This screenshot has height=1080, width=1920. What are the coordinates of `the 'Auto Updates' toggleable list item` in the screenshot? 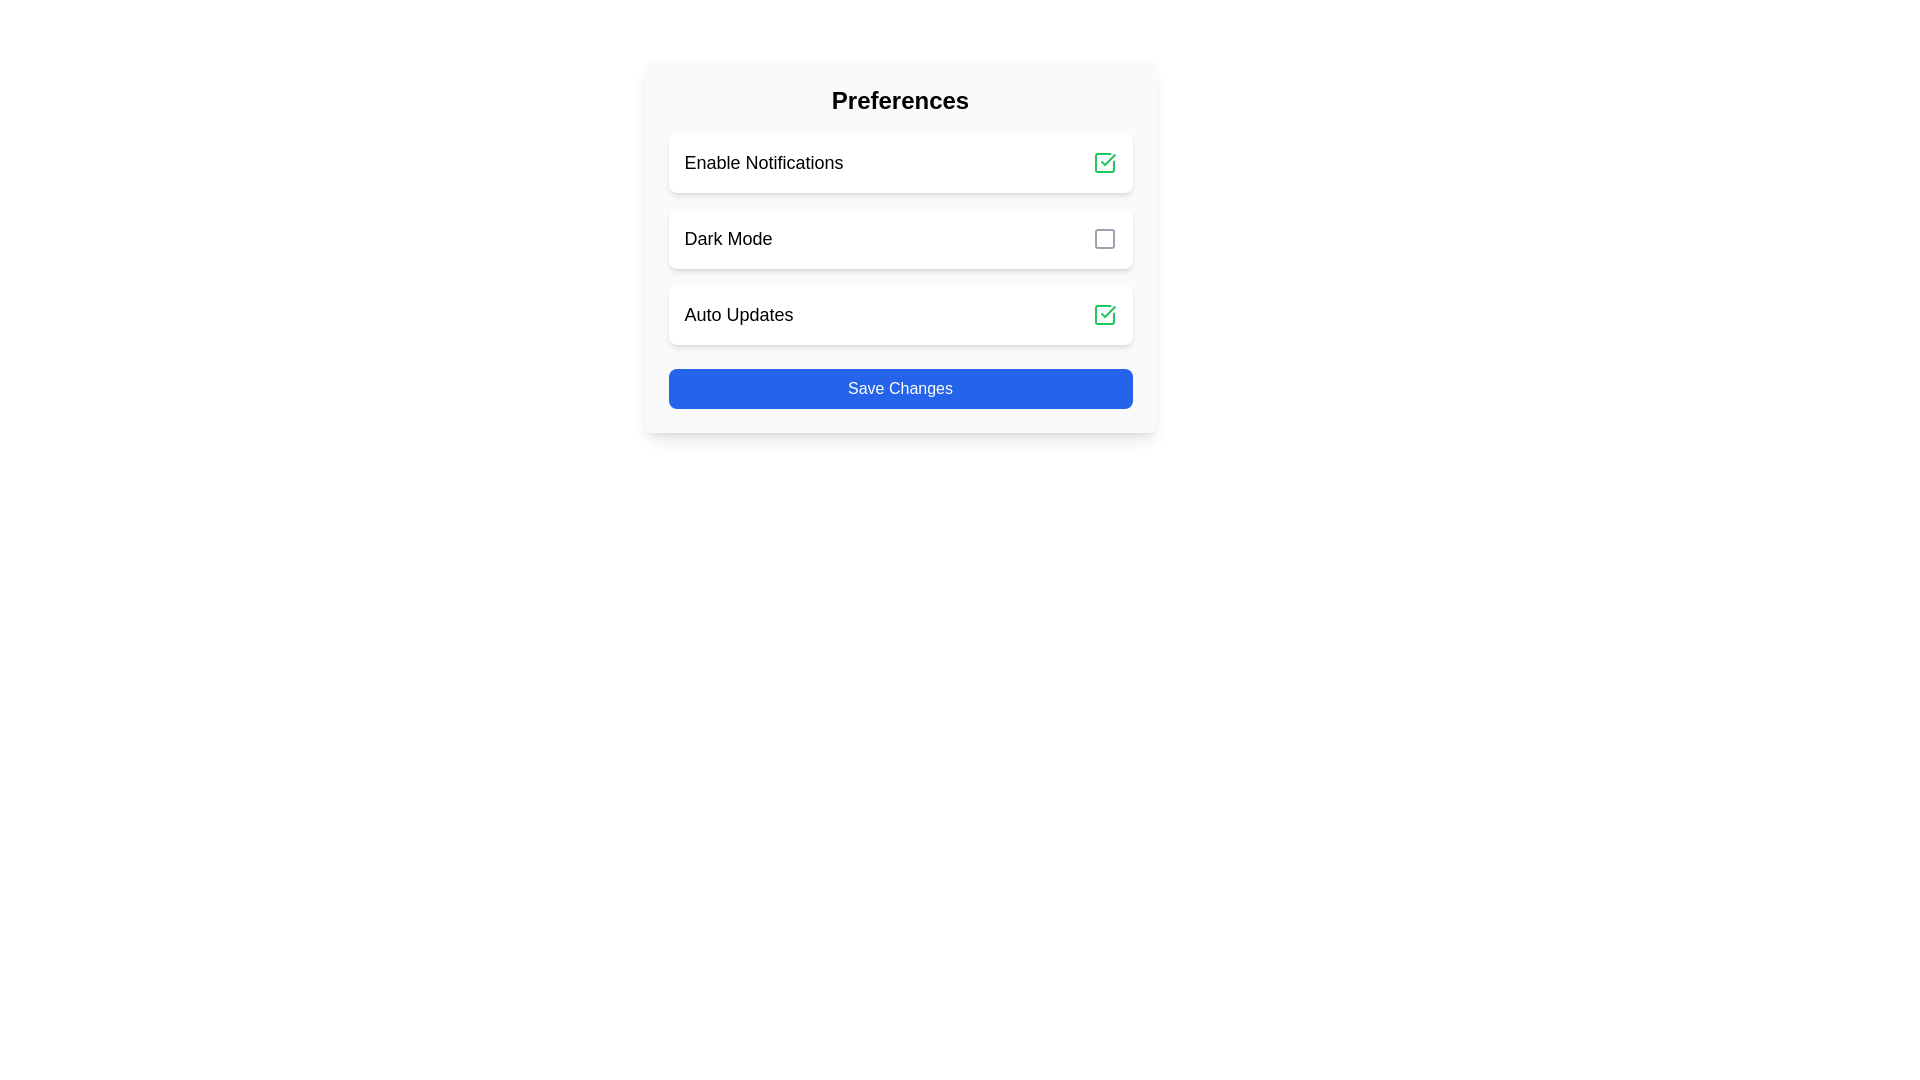 It's located at (899, 315).